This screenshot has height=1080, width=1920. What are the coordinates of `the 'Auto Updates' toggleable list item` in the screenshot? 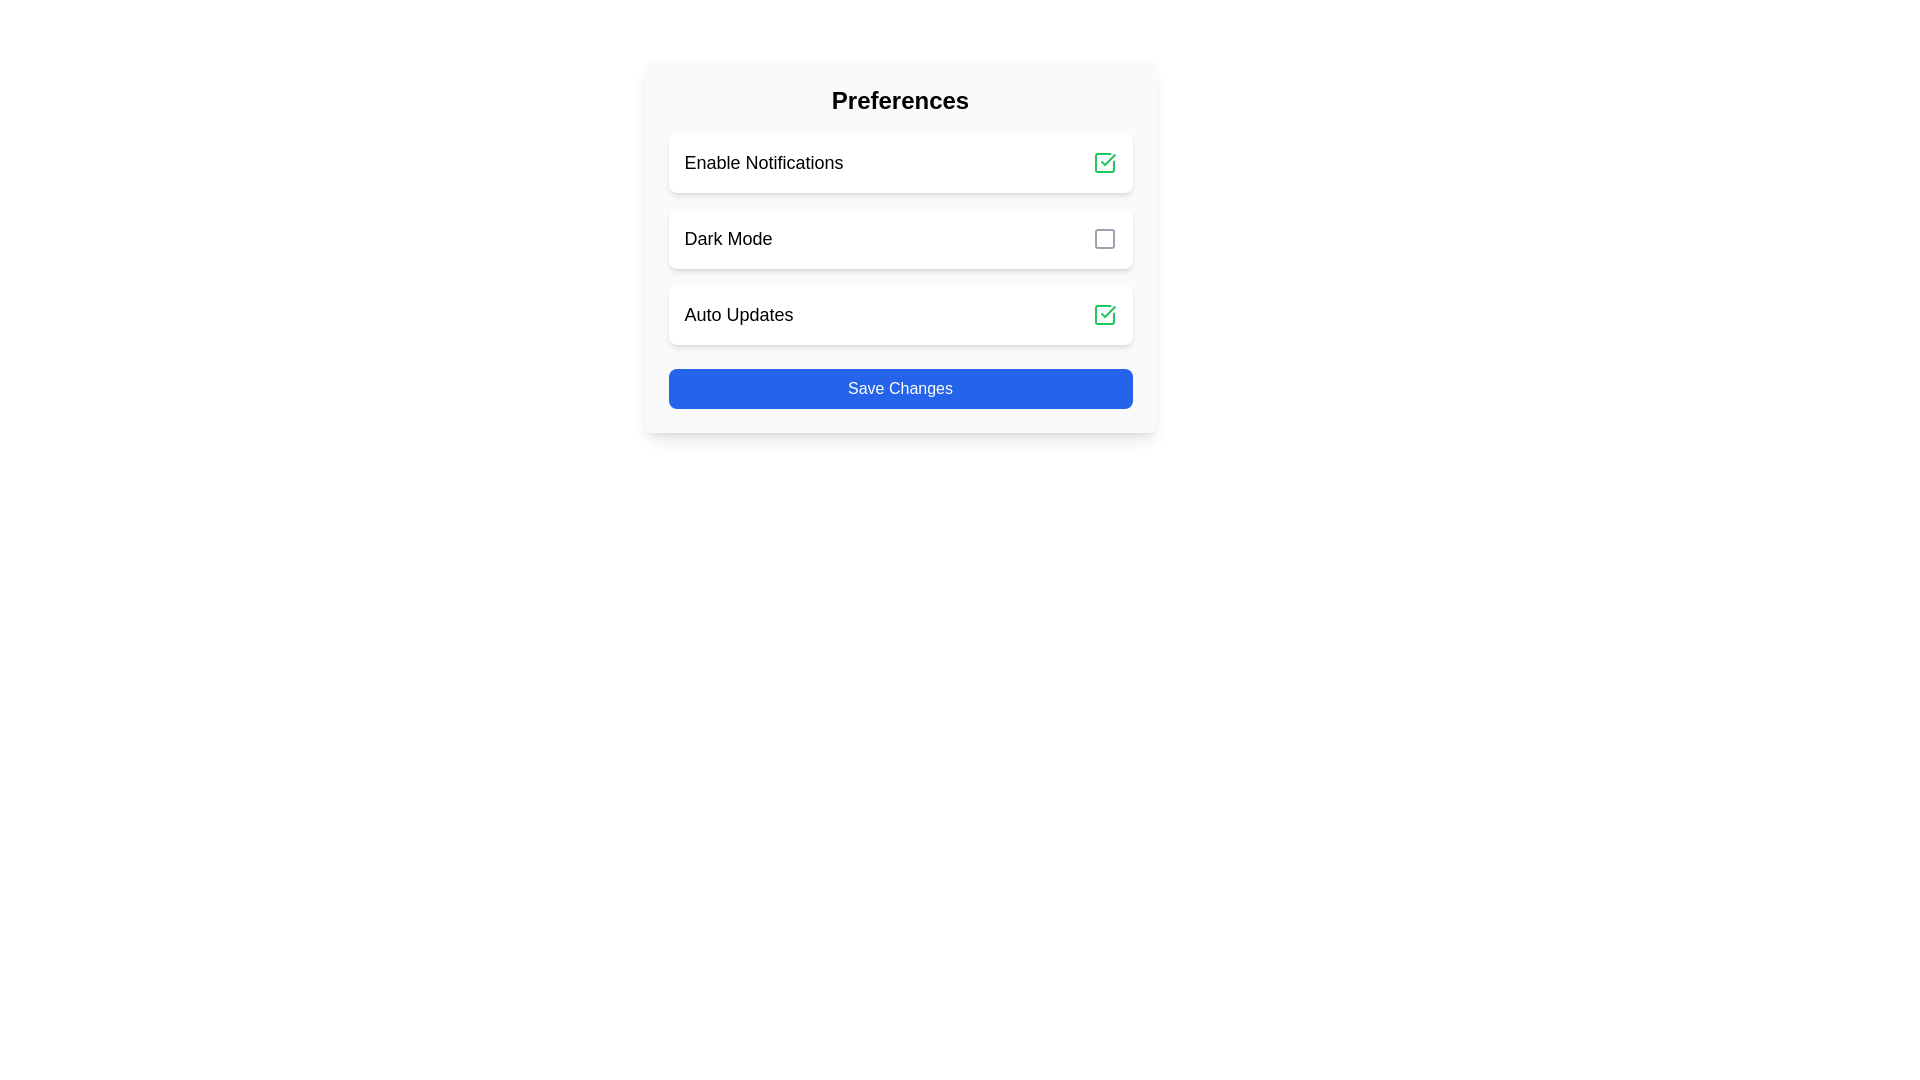 It's located at (899, 315).